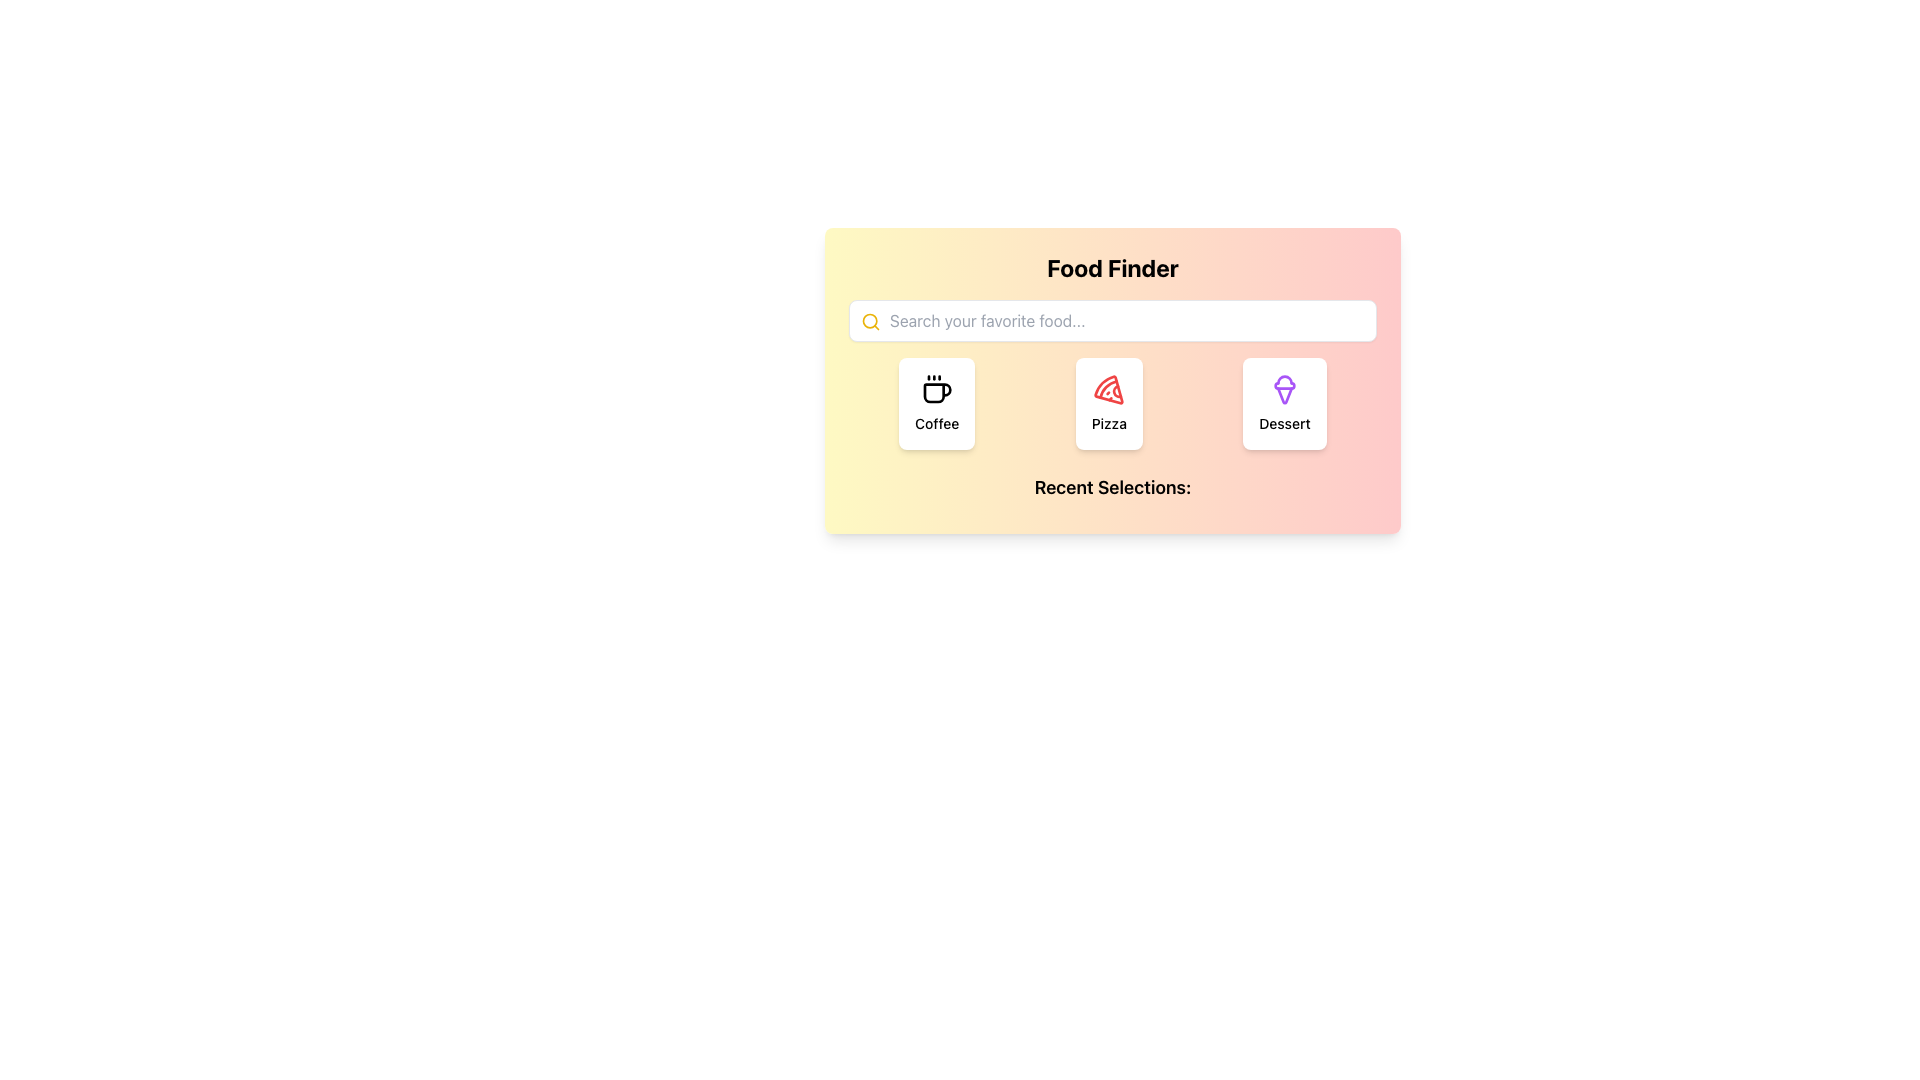 The image size is (1920, 1080). I want to click on the middle part of the ice cream cone icon representing the 'Dessert' category in the application interface, so click(1285, 395).